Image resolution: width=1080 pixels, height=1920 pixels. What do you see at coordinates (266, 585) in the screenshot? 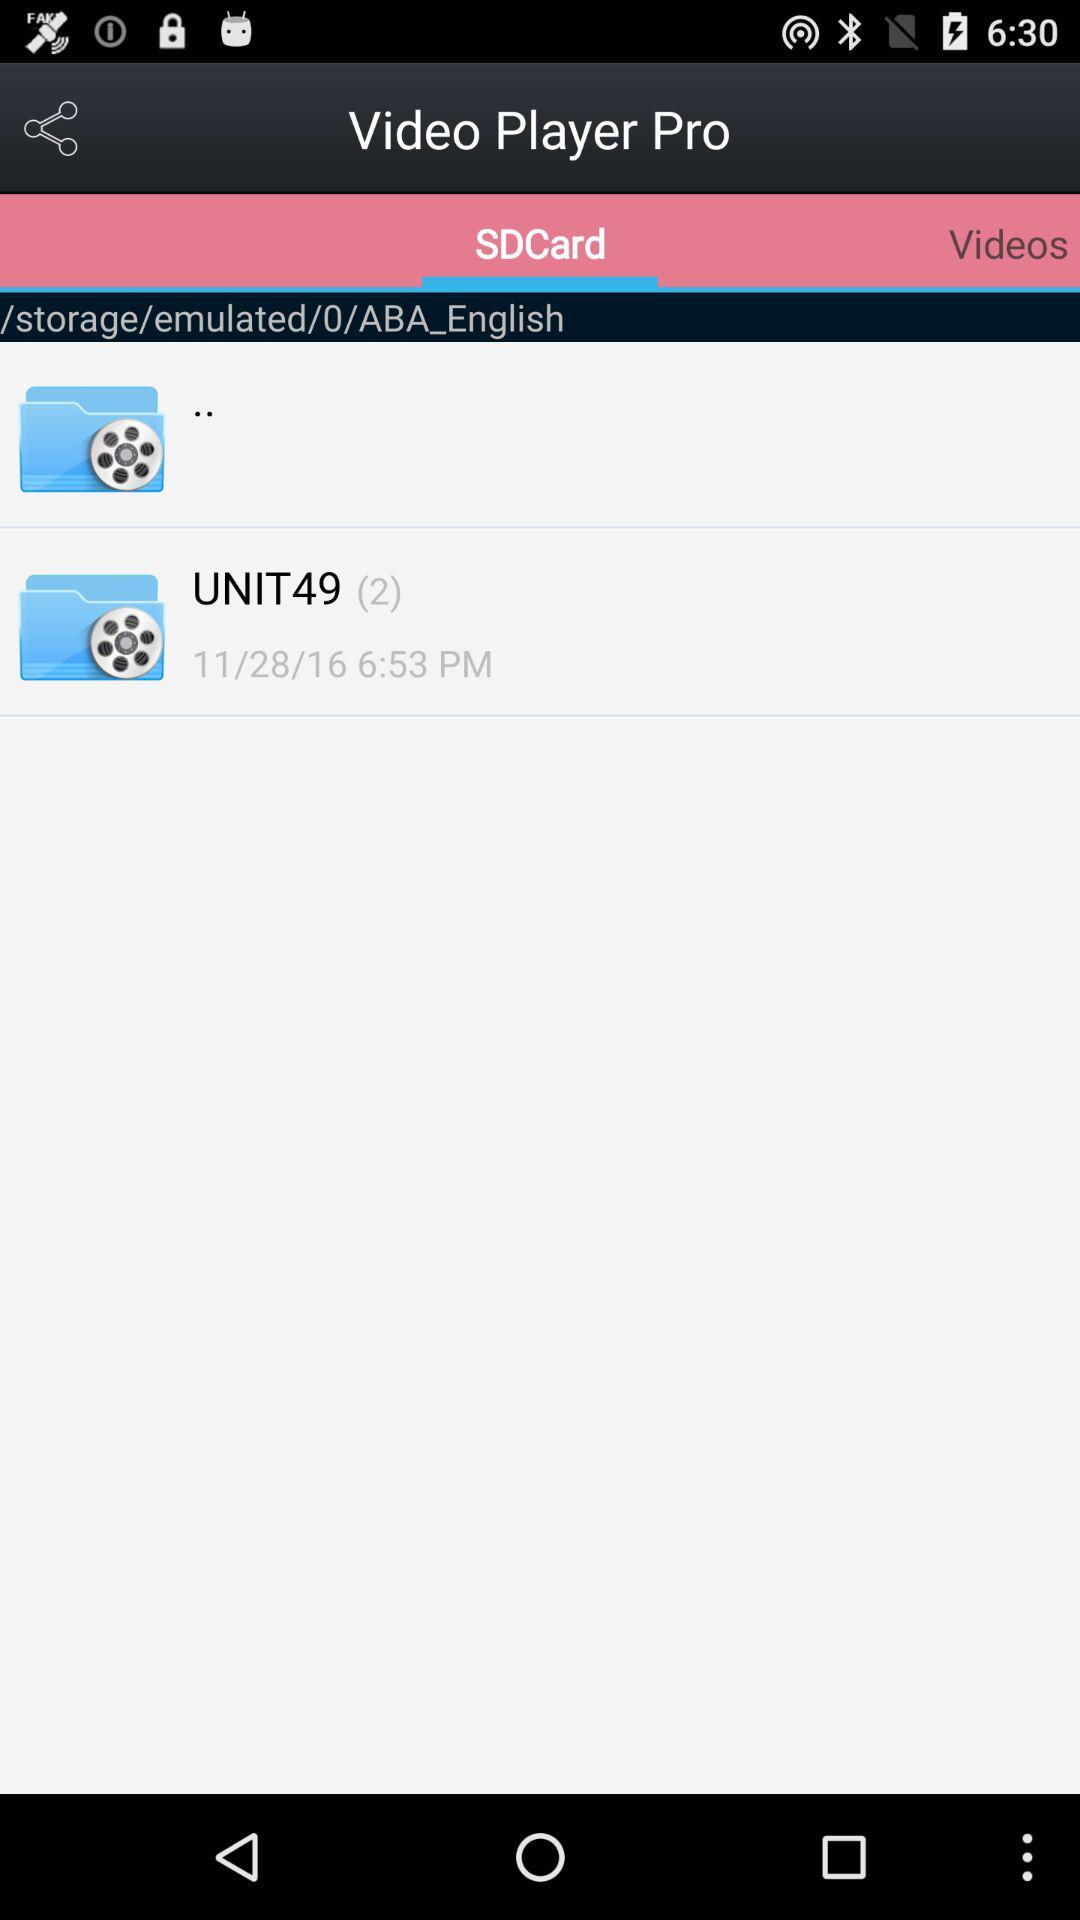
I see `unit49 icon` at bounding box center [266, 585].